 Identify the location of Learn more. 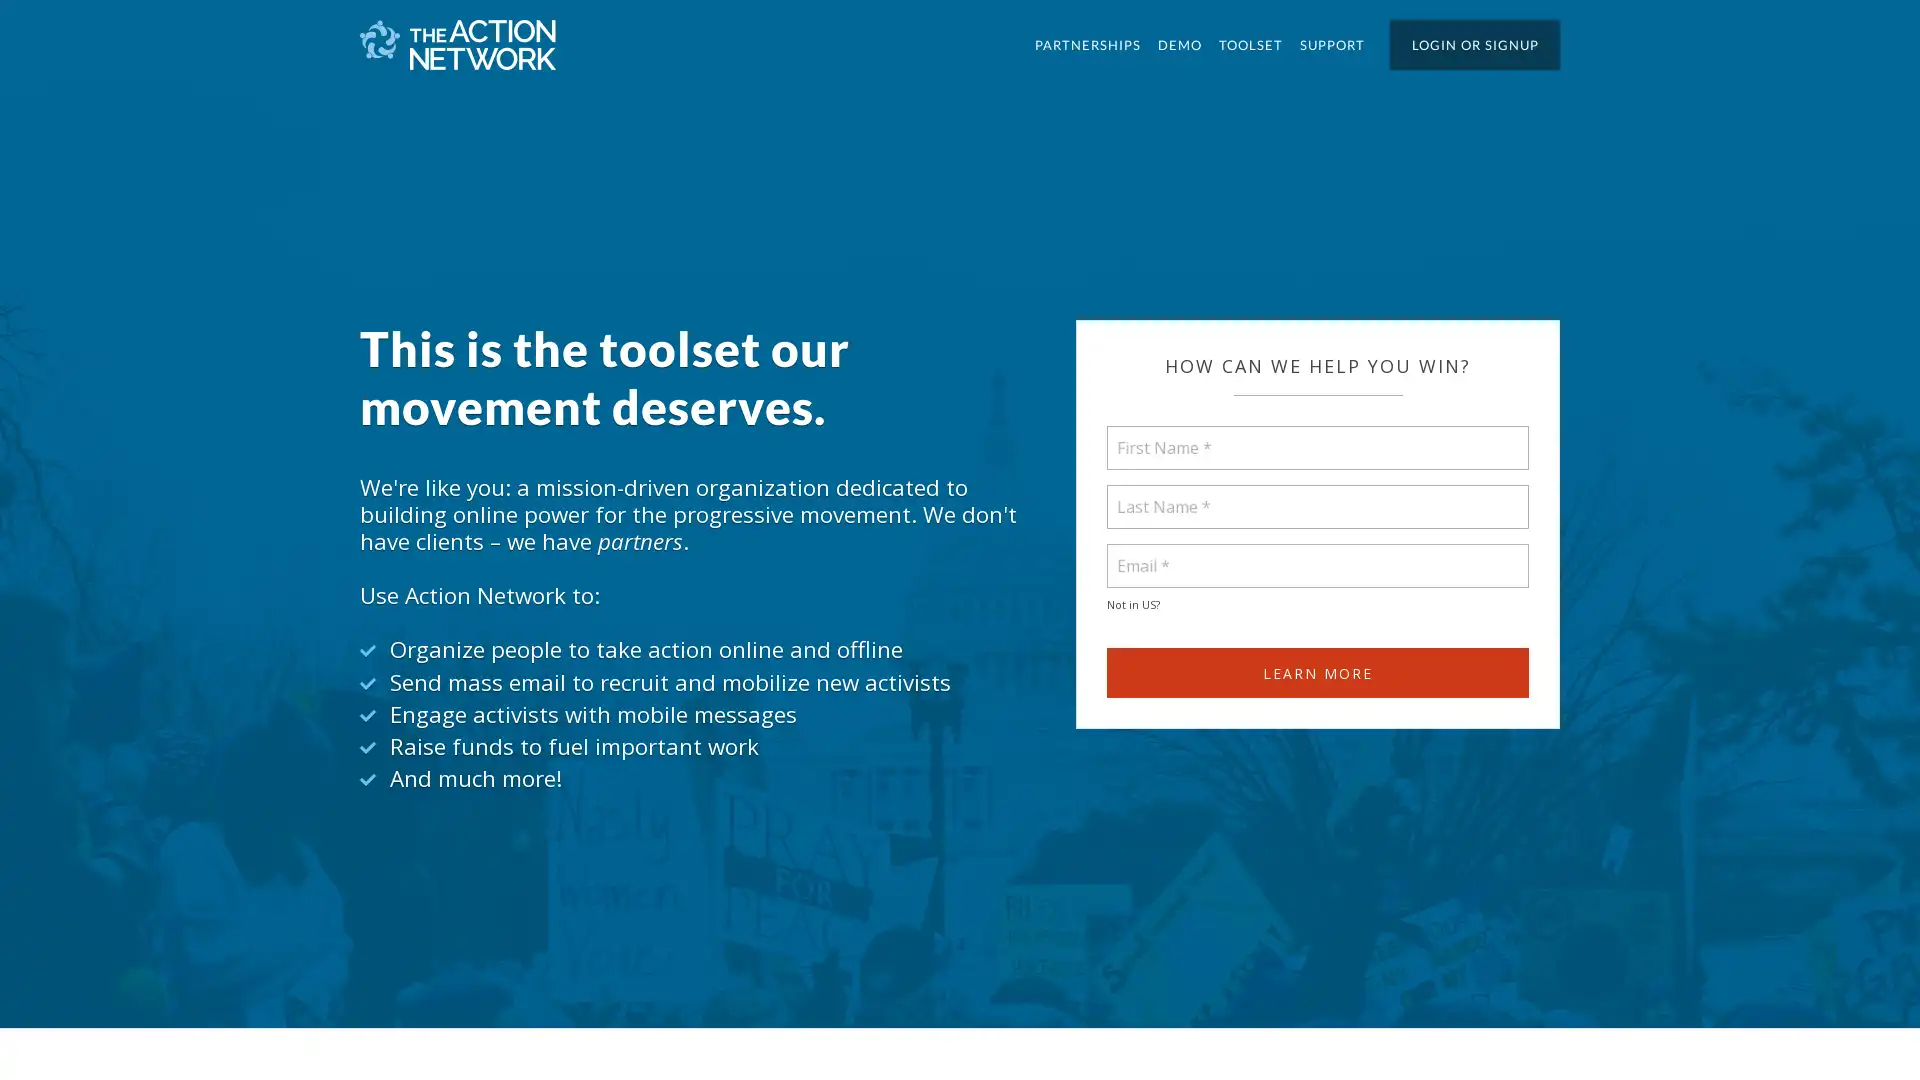
(1317, 672).